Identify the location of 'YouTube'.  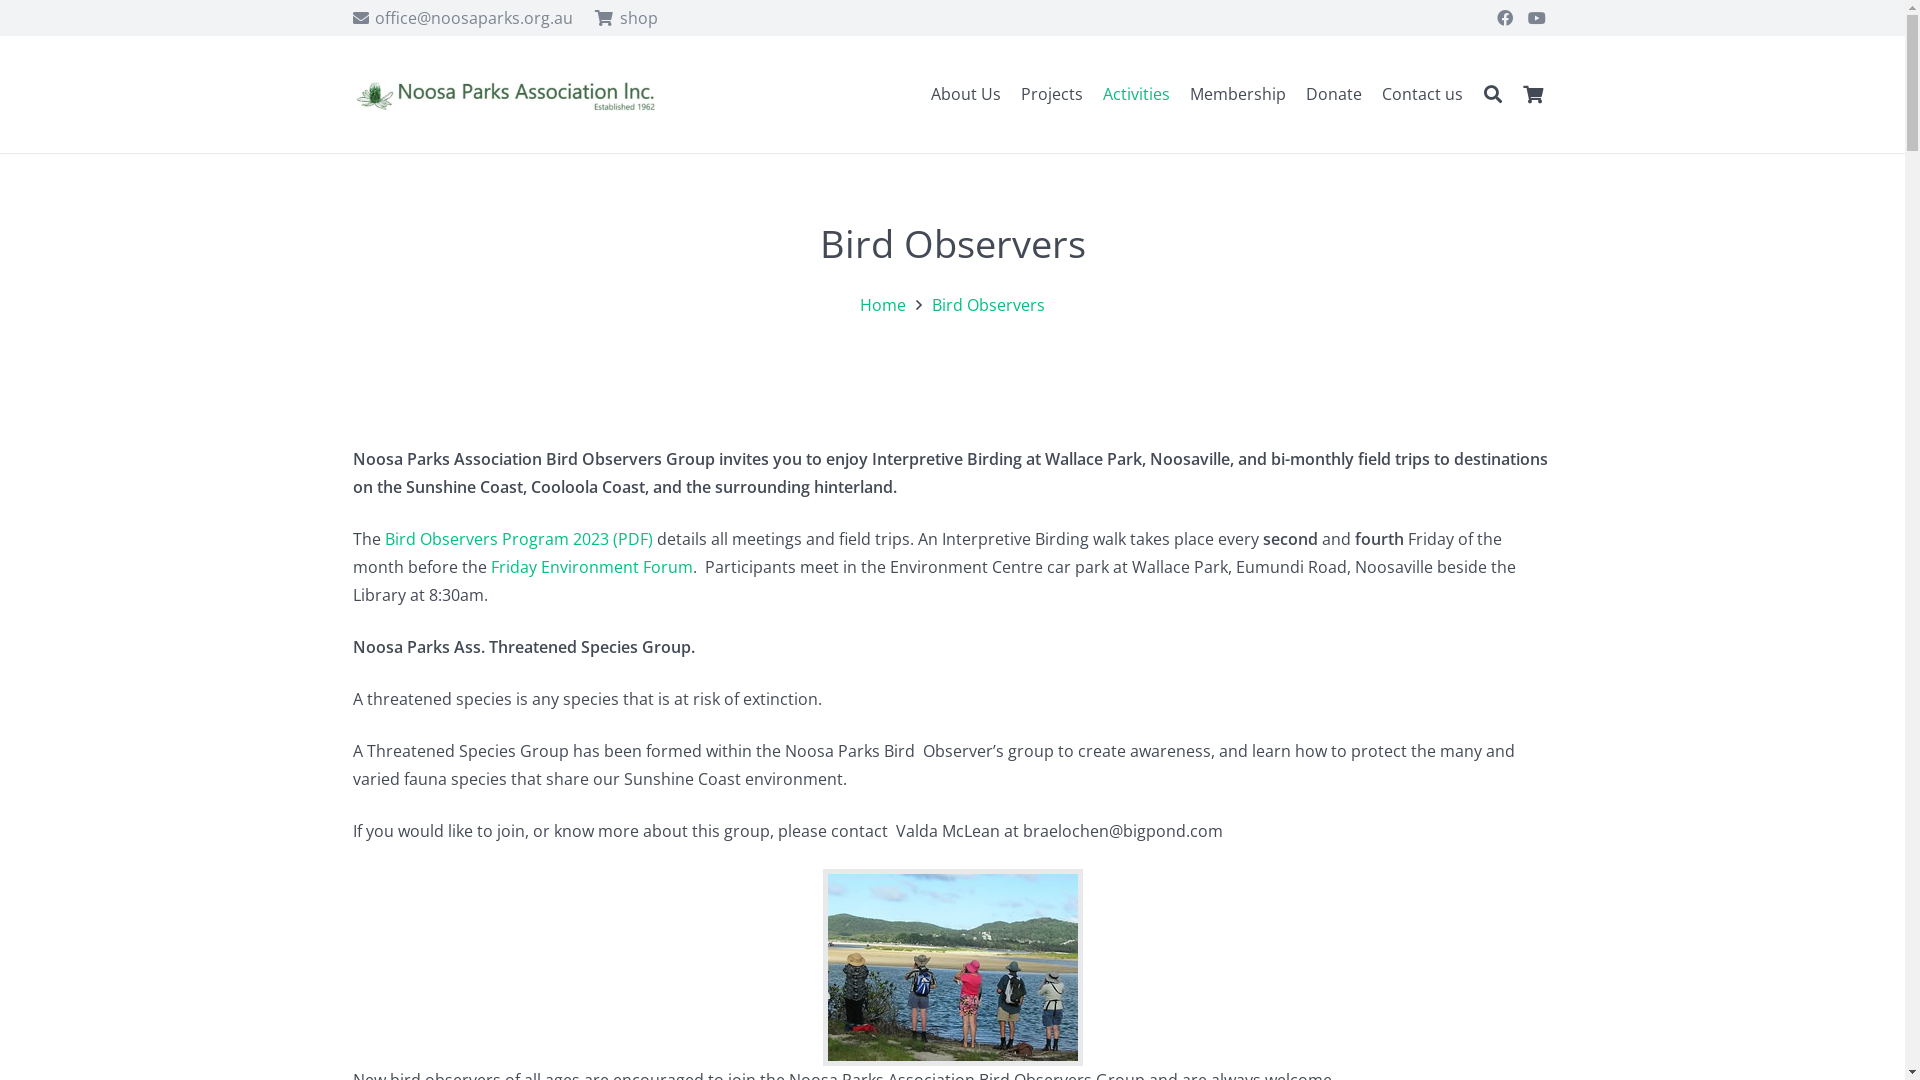
(1535, 18).